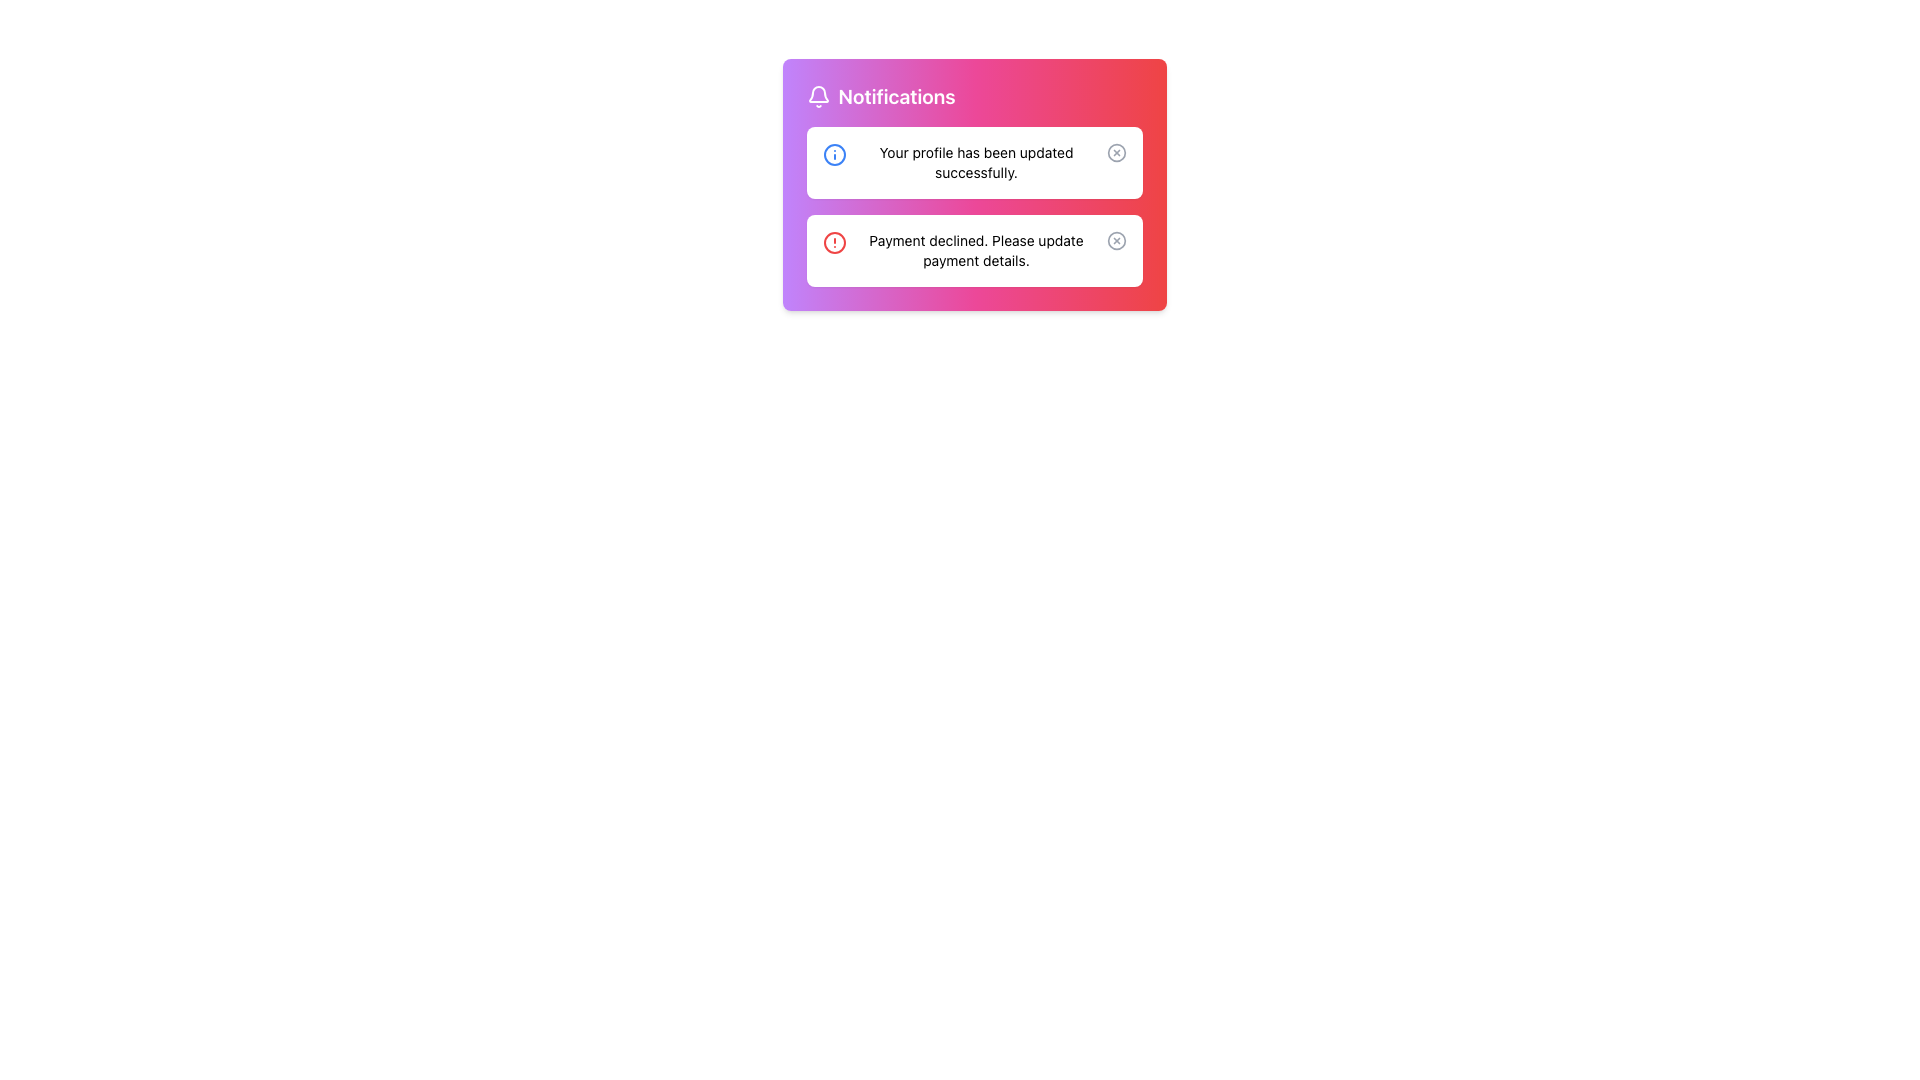  I want to click on the bell icon with a magenta-pink background, which is located to the left of the 'Notifications' text in the header section, so click(818, 96).